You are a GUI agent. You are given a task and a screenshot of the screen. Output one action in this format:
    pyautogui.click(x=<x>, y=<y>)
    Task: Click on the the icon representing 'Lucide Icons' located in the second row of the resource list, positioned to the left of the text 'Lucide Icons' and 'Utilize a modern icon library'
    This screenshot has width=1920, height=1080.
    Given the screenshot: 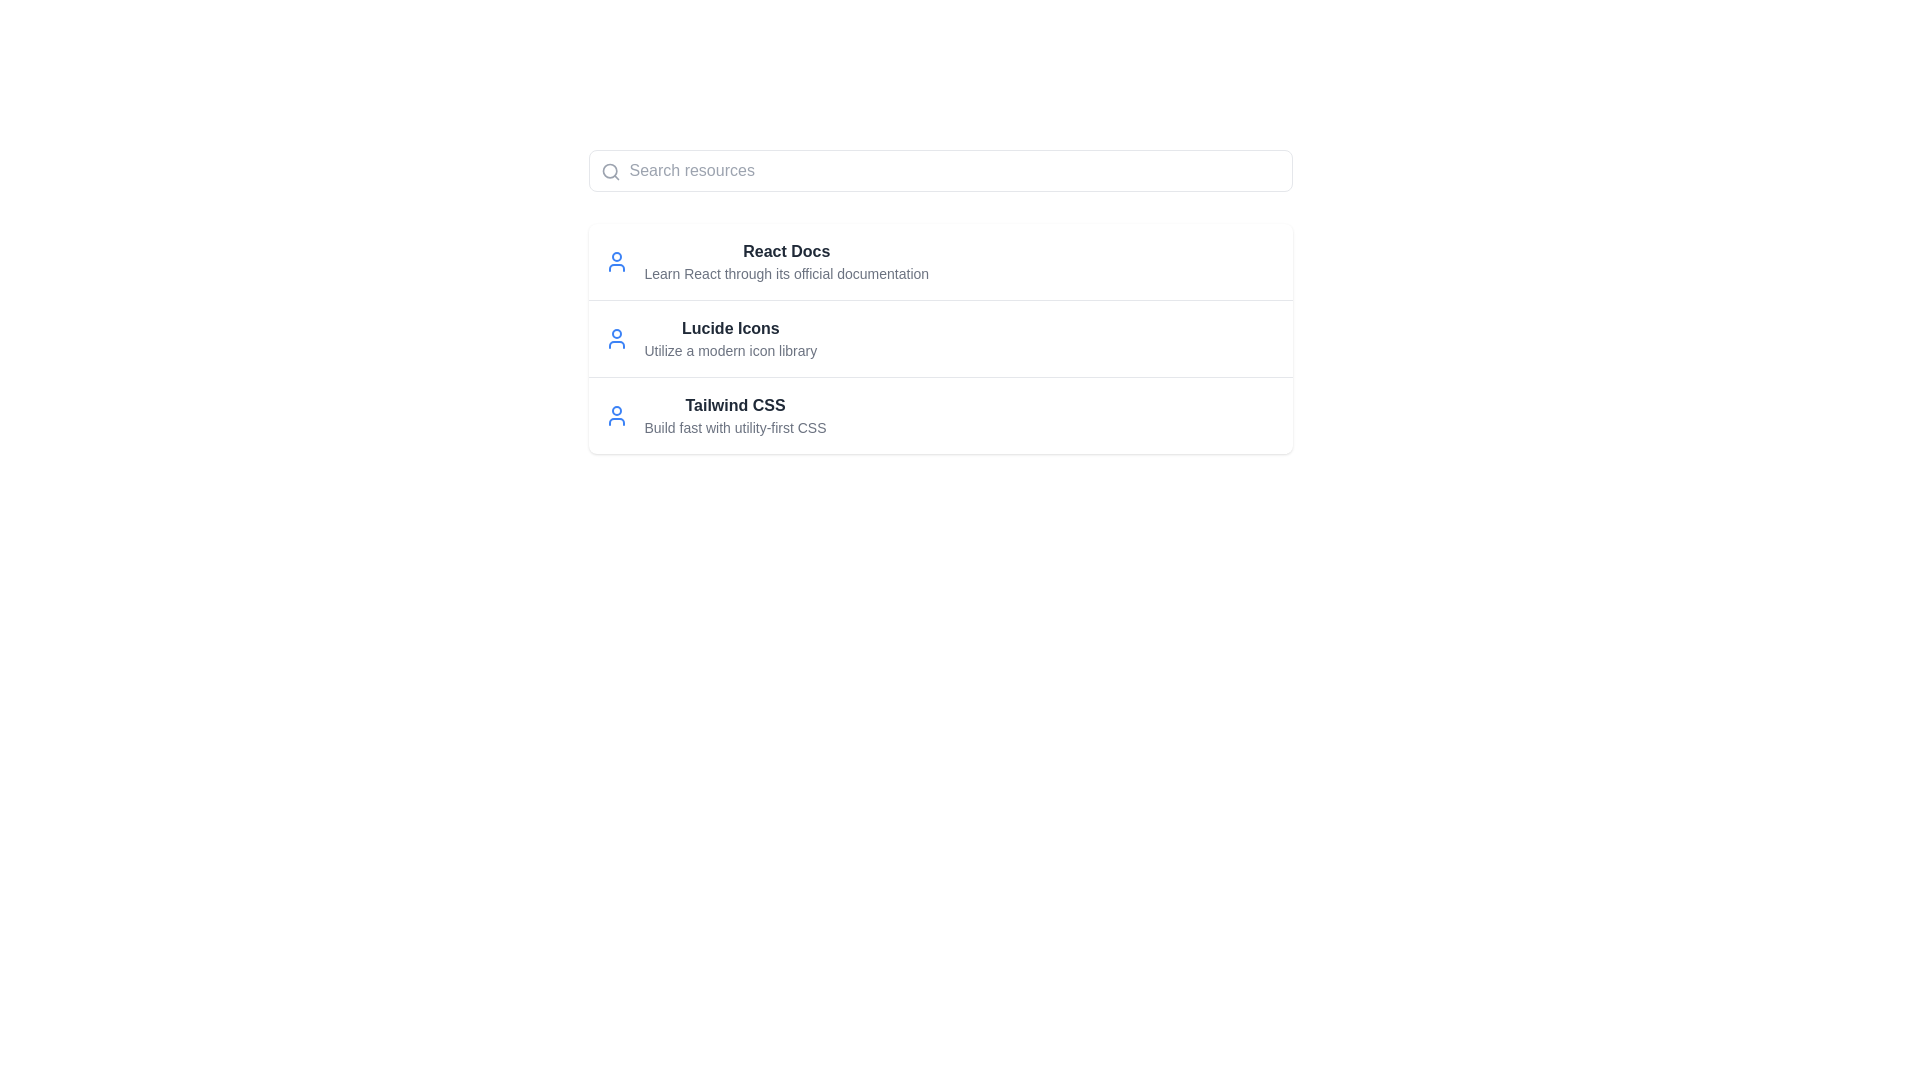 What is the action you would take?
    pyautogui.click(x=615, y=338)
    